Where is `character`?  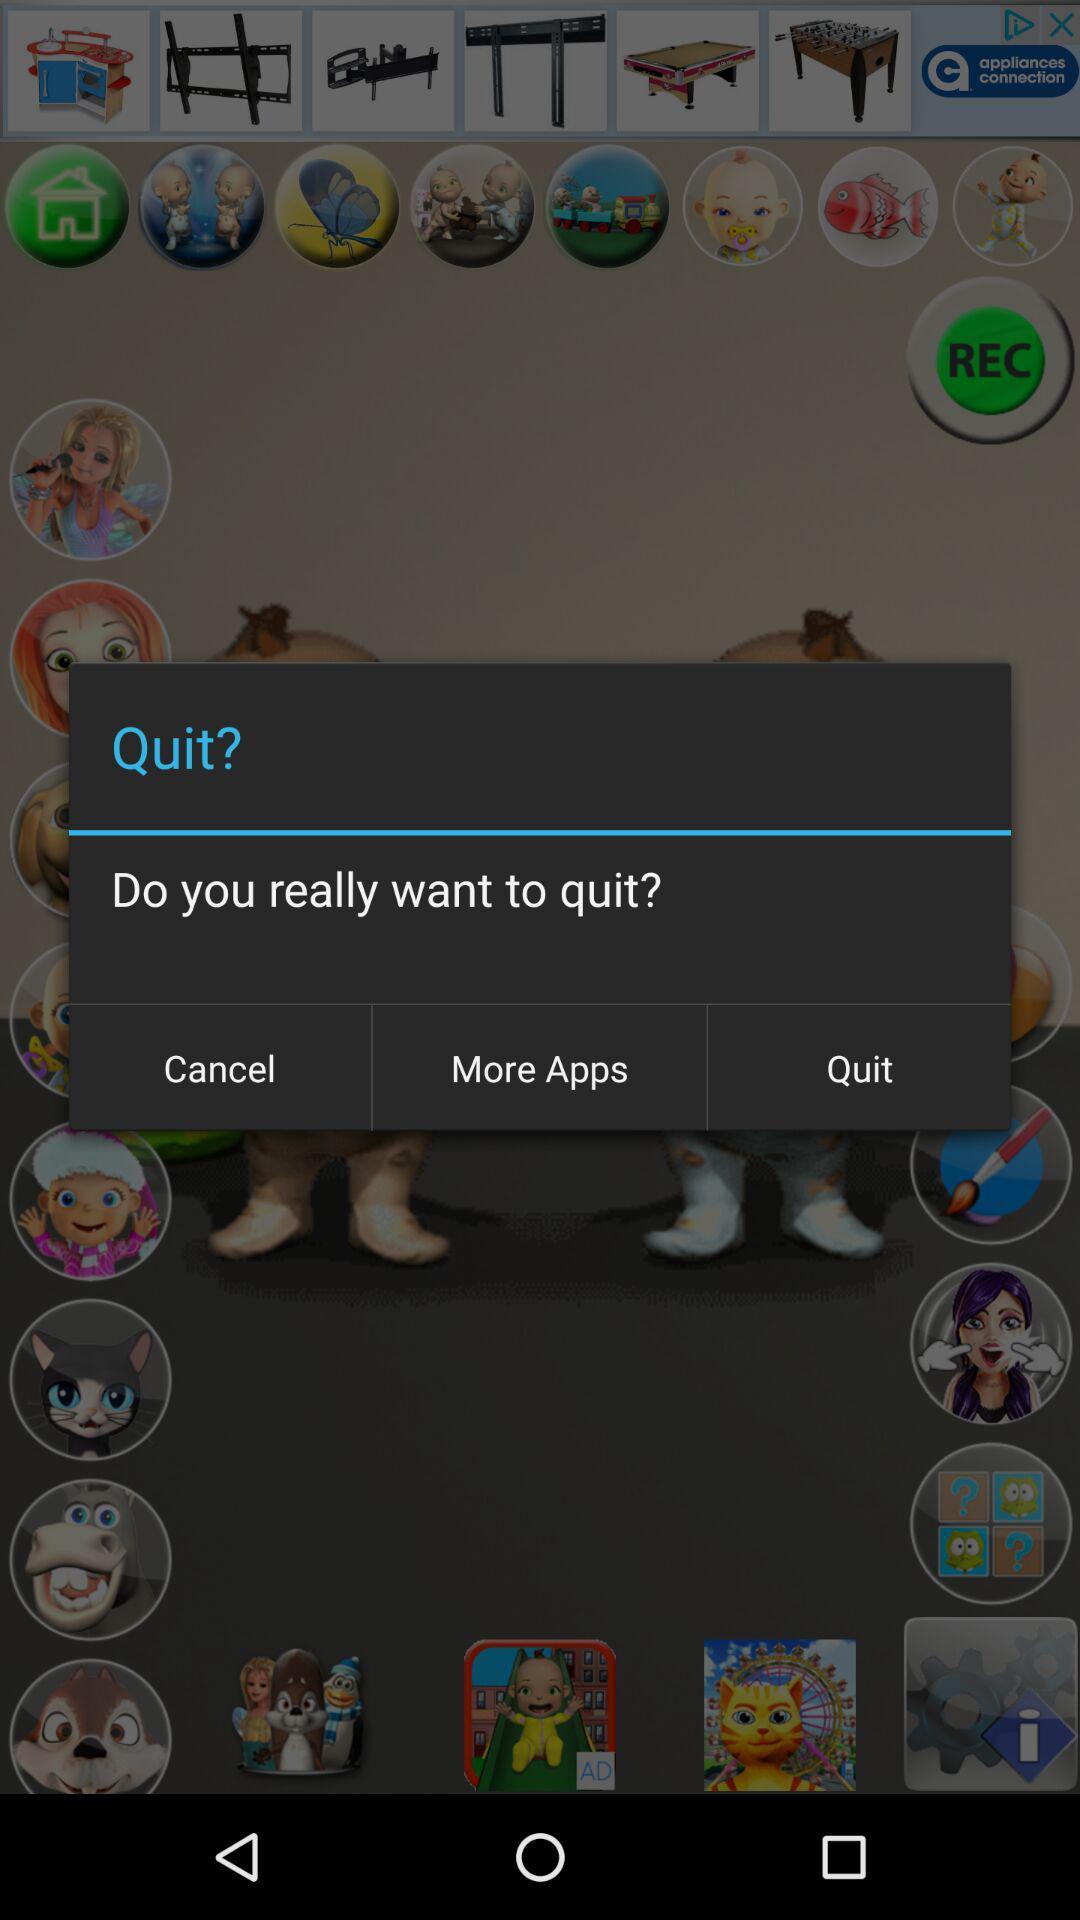
character is located at coordinates (88, 1721).